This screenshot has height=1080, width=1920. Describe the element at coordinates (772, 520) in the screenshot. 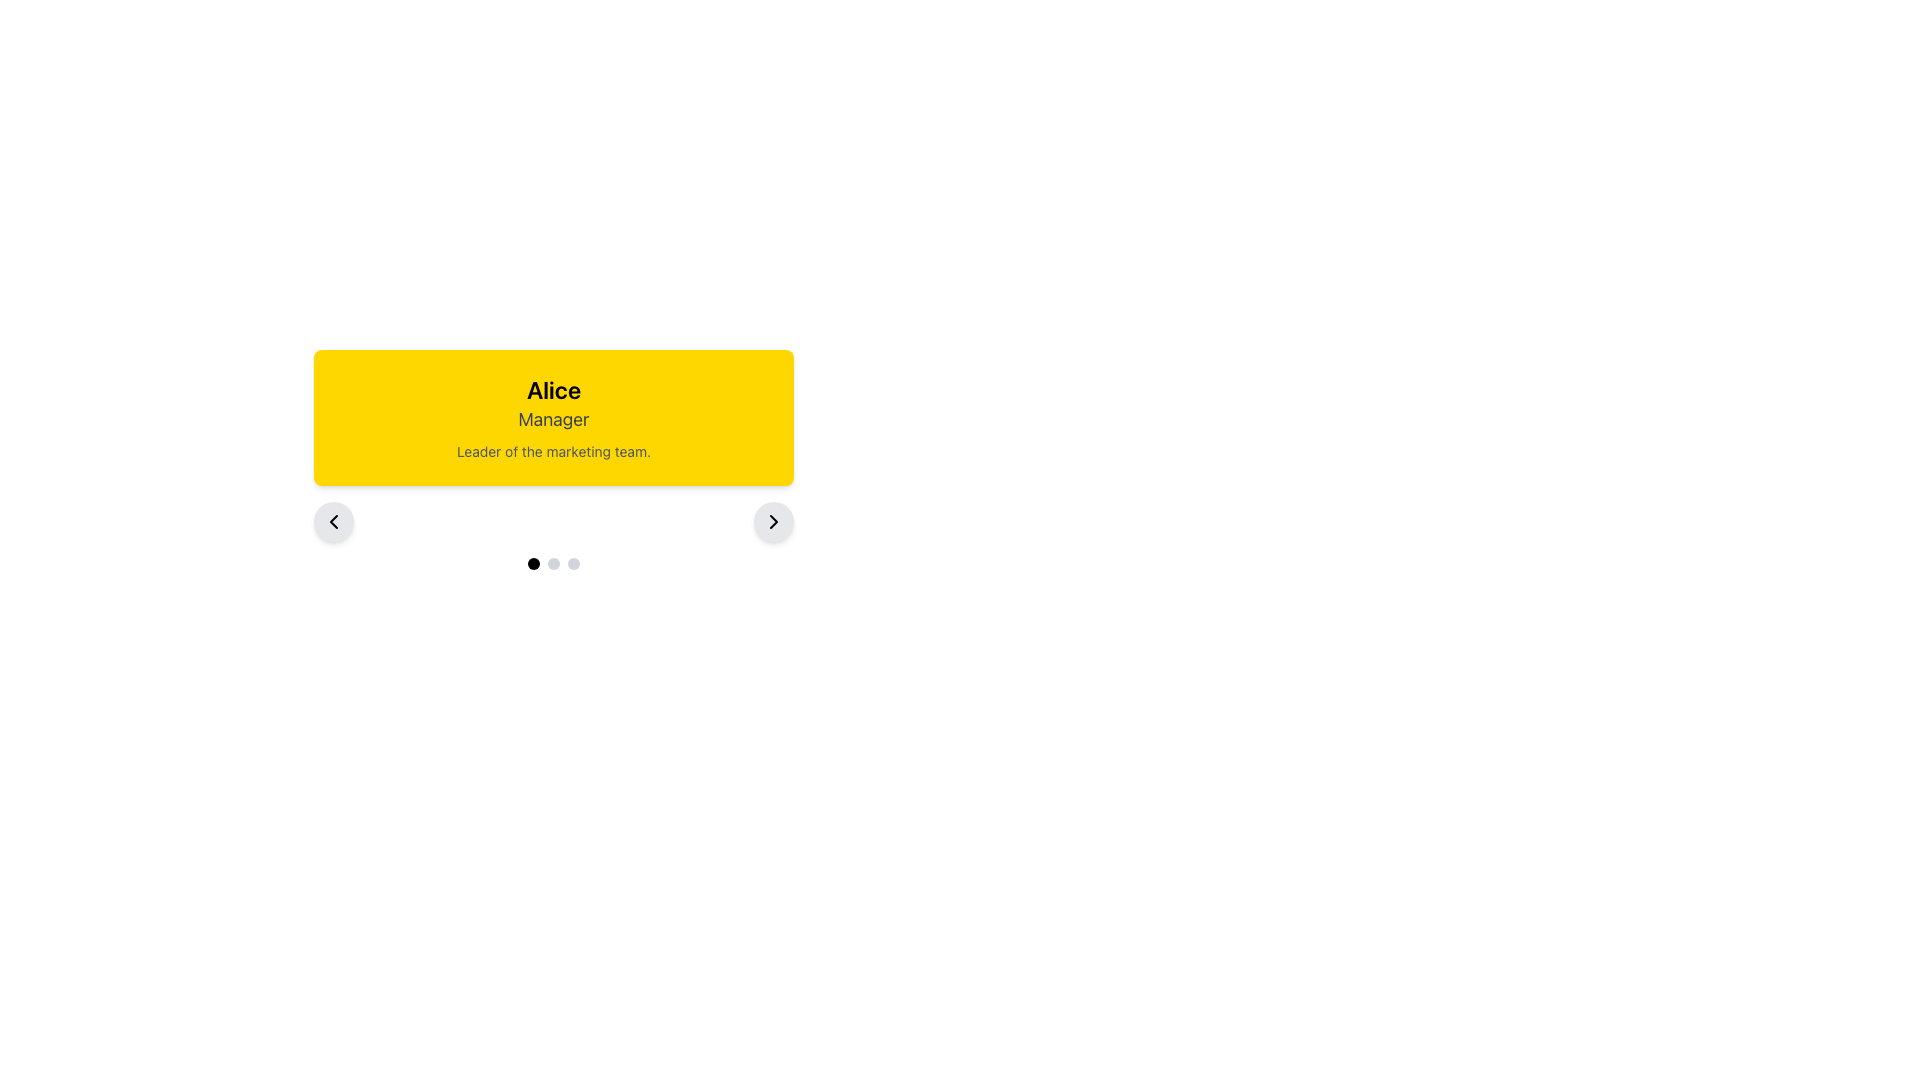

I see `the small circular button with a gray background and a rightward-pointing chevron icon, located towards the bottom right of the 'Alice - Manager' yellow content box` at that location.